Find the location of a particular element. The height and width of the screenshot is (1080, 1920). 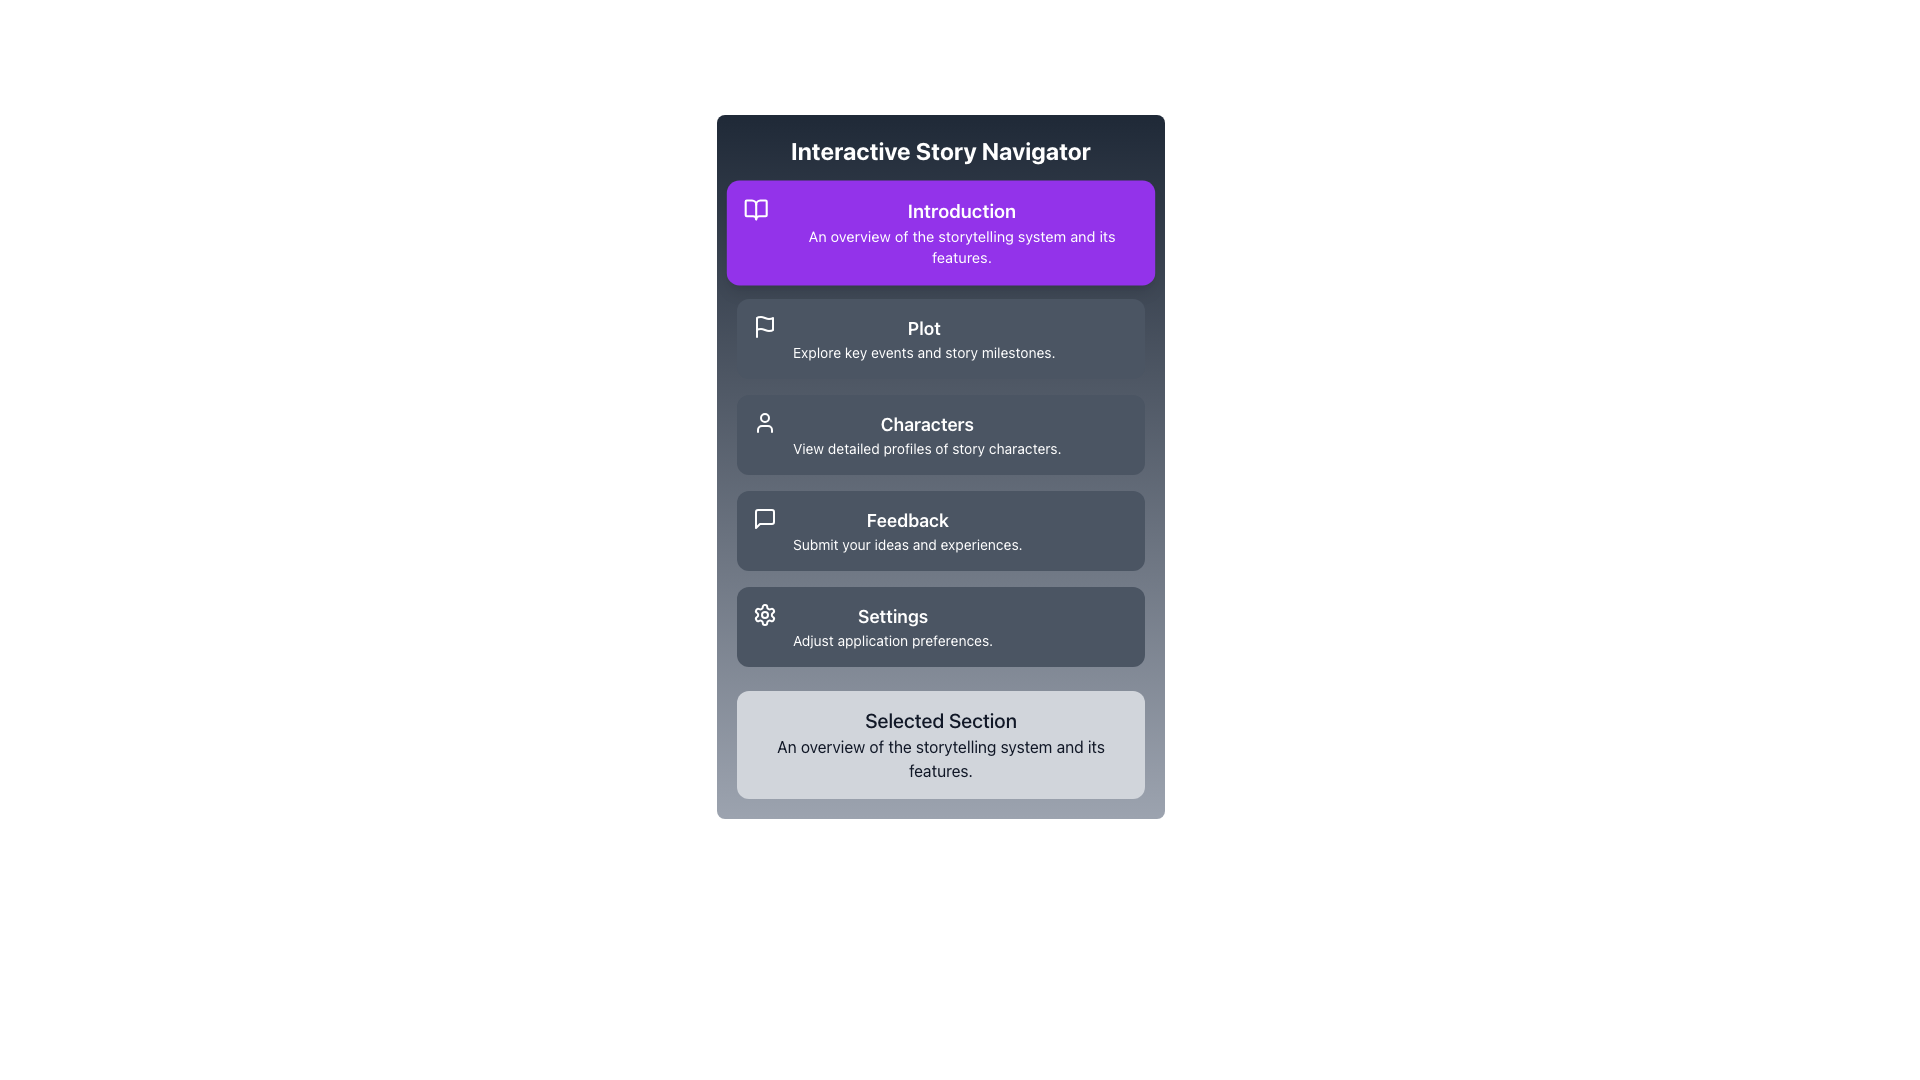

the Text label located under the 'Plot' header in the navigation menu, which provides additional description and context about the 'Plot' section is located at coordinates (923, 352).